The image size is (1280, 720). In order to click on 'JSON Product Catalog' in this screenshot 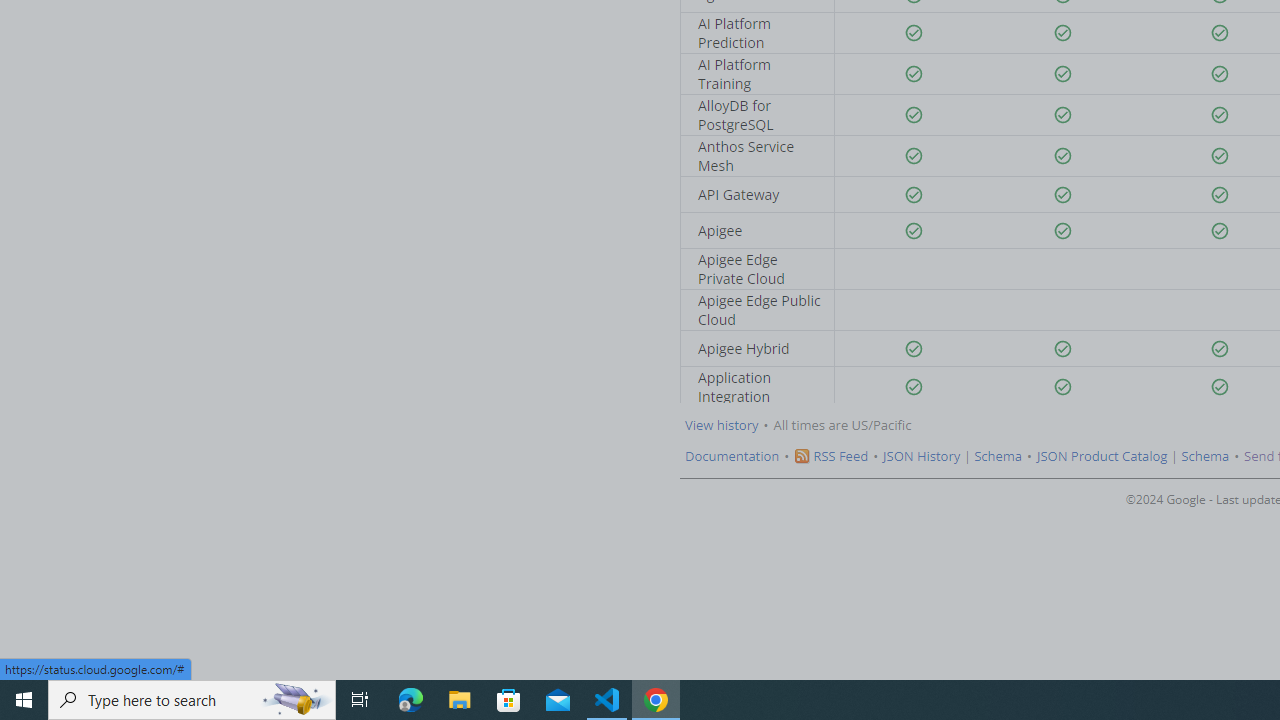, I will do `click(1100, 456)`.